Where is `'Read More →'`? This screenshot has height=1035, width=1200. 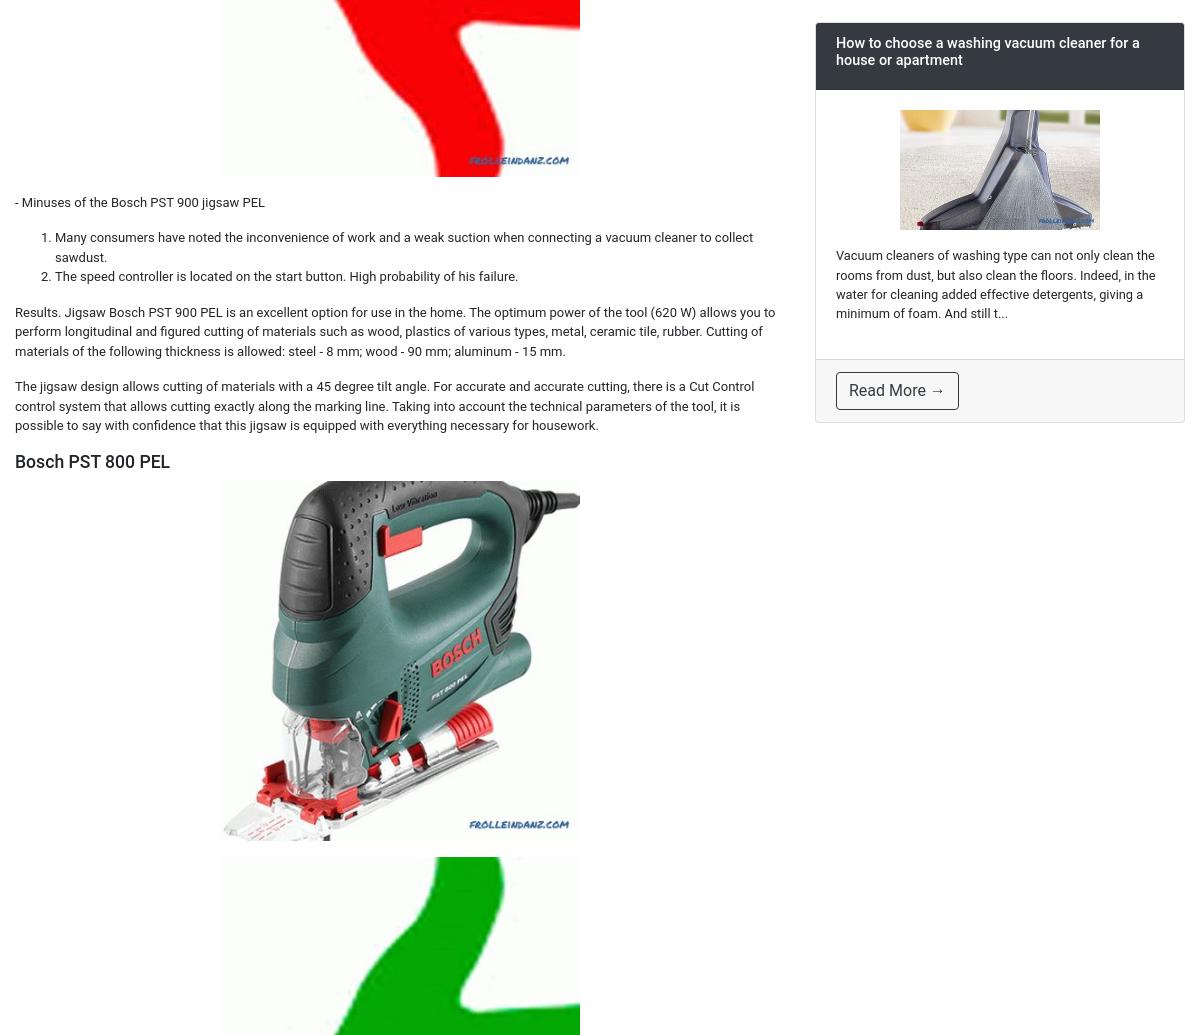
'Read More →' is located at coordinates (848, 390).